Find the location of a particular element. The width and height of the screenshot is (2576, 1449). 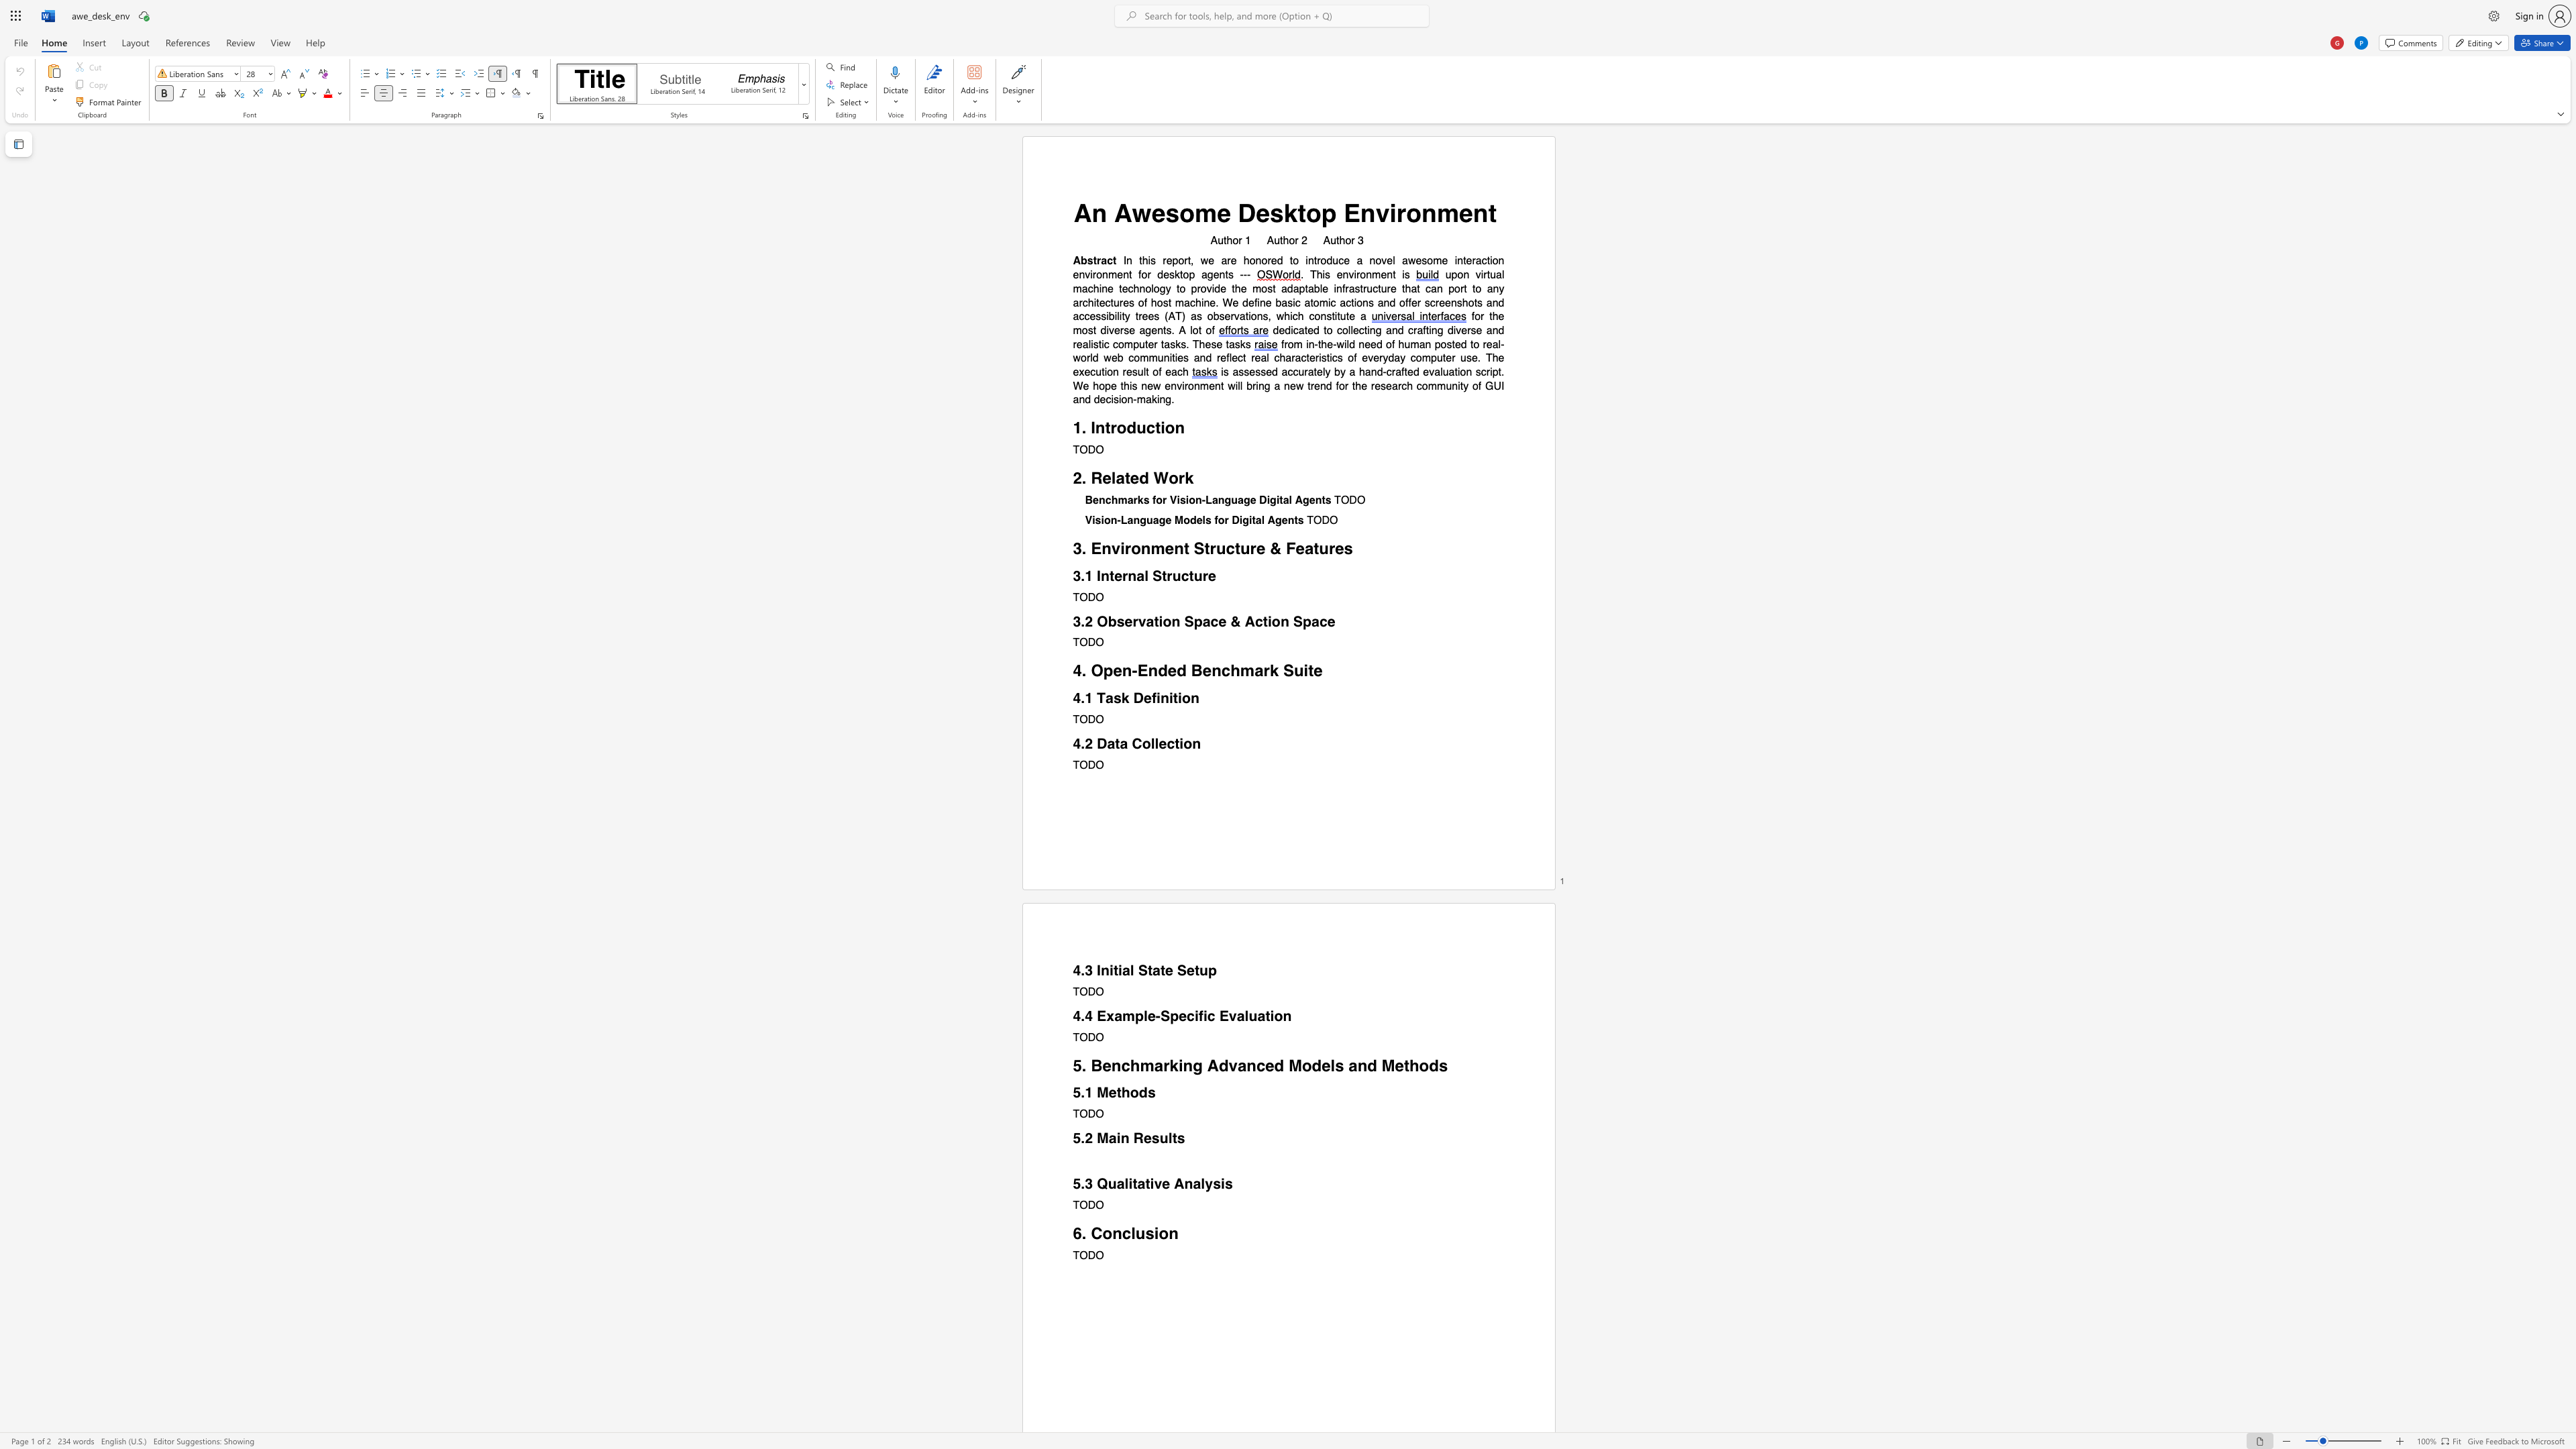

the subset text "tut" within the text "constitute" is located at coordinates (1336, 316).